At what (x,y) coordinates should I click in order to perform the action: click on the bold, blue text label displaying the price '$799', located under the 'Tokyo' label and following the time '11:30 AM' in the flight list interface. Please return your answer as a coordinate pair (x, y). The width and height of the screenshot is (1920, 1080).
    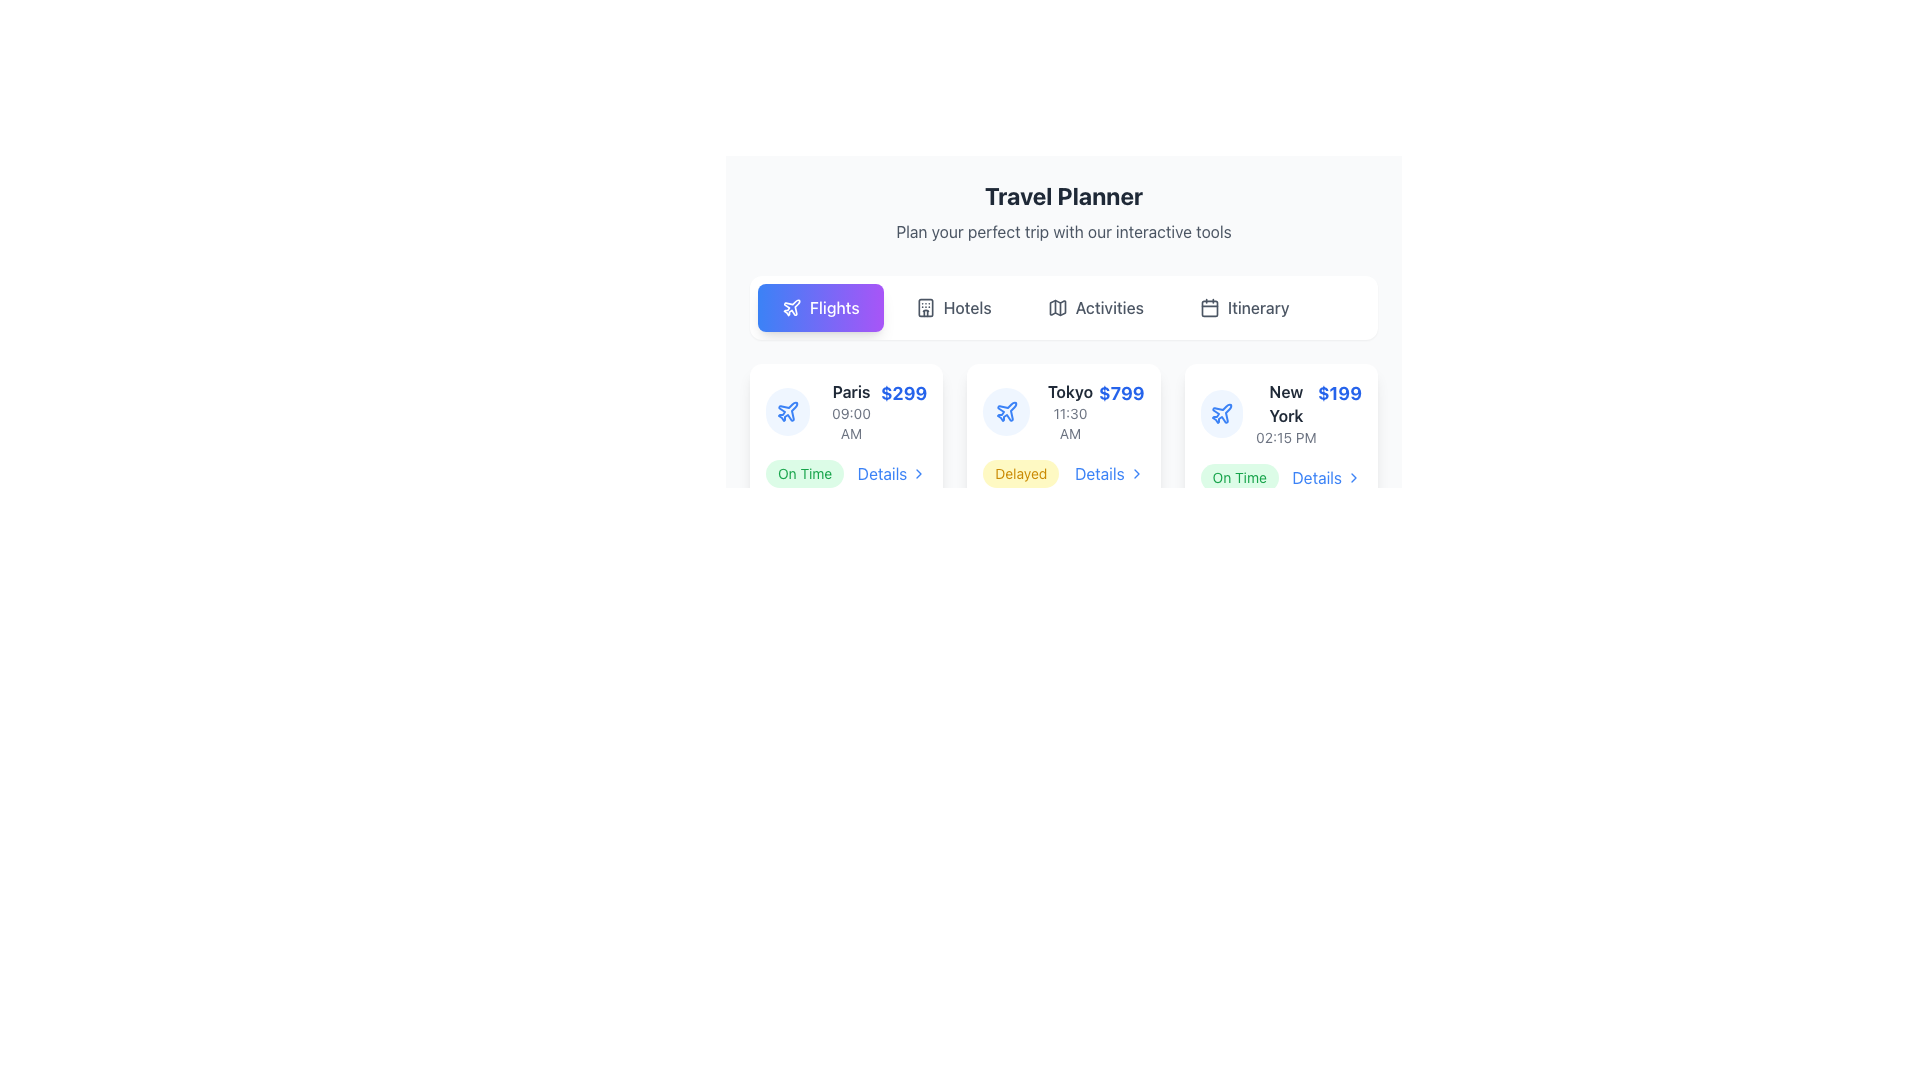
    Looking at the image, I should click on (1121, 393).